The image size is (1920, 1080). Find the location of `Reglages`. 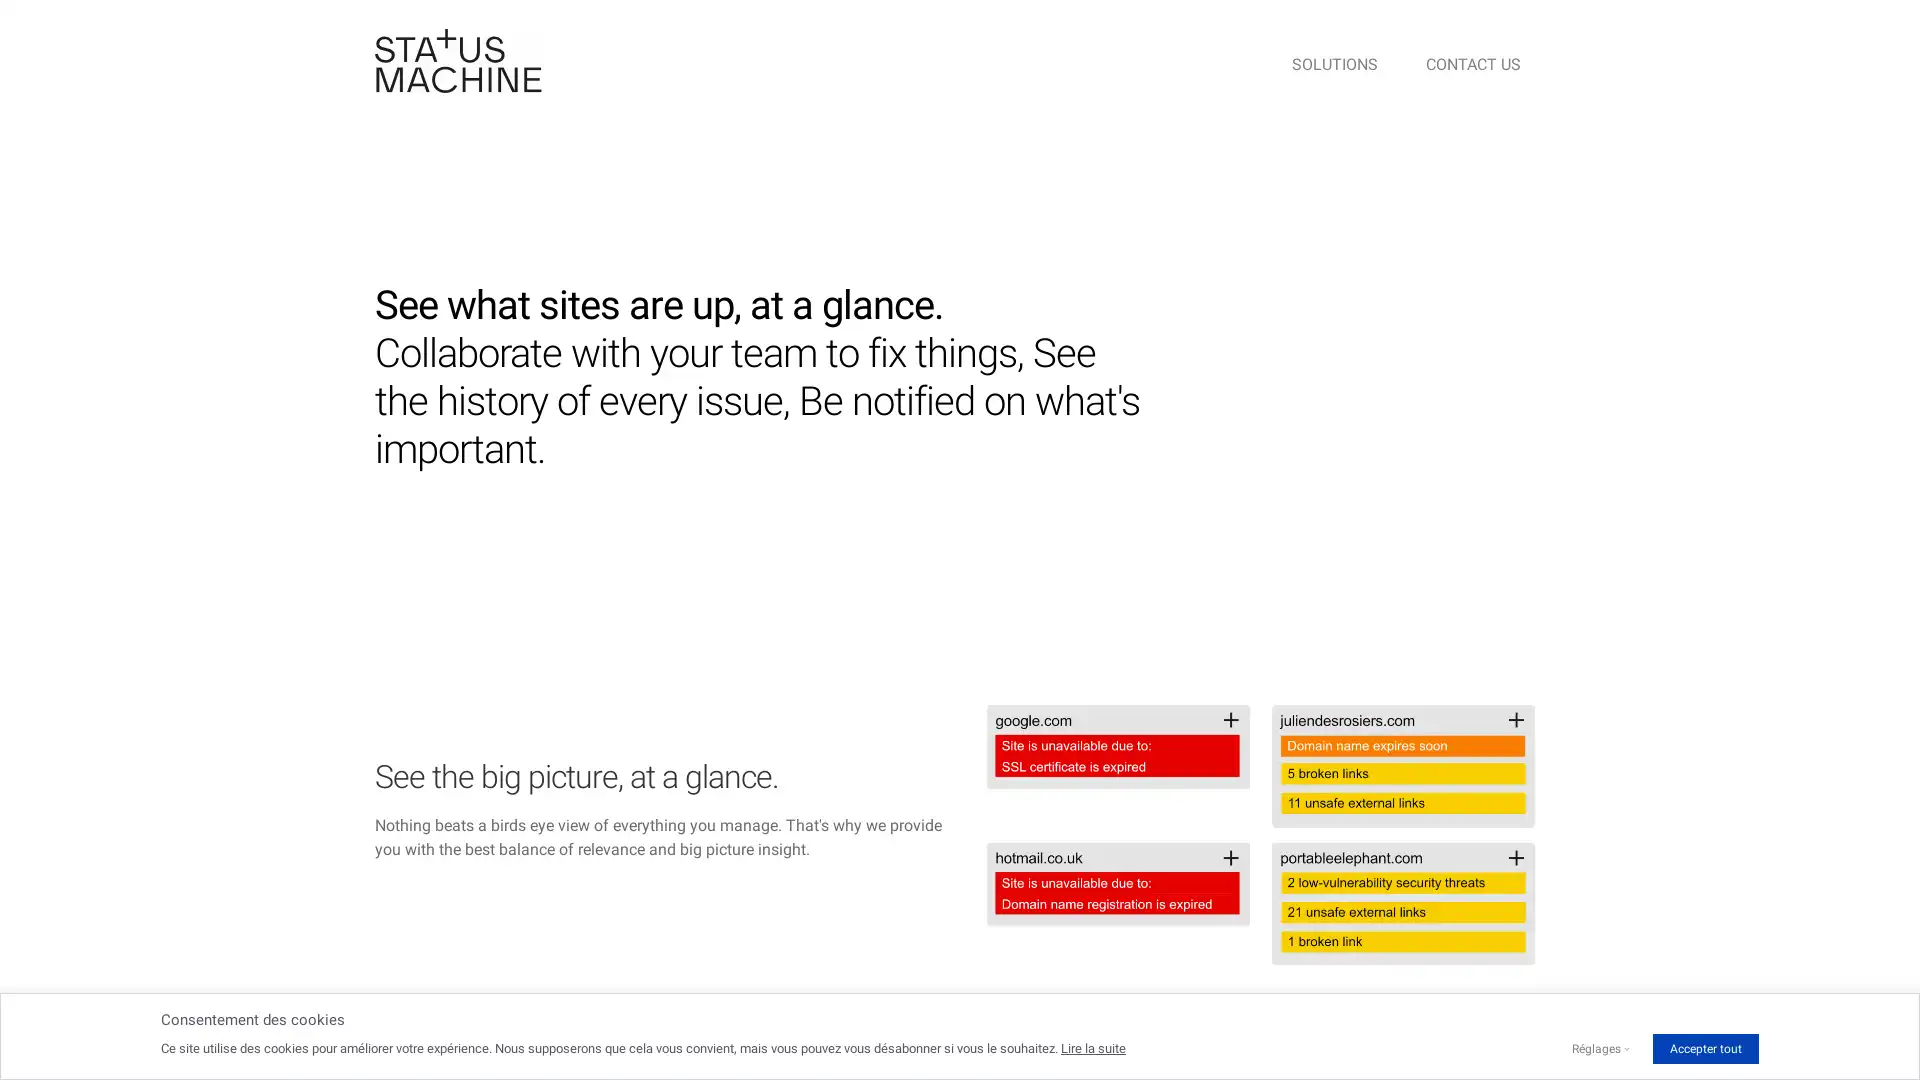

Reglages is located at coordinates (1595, 1048).